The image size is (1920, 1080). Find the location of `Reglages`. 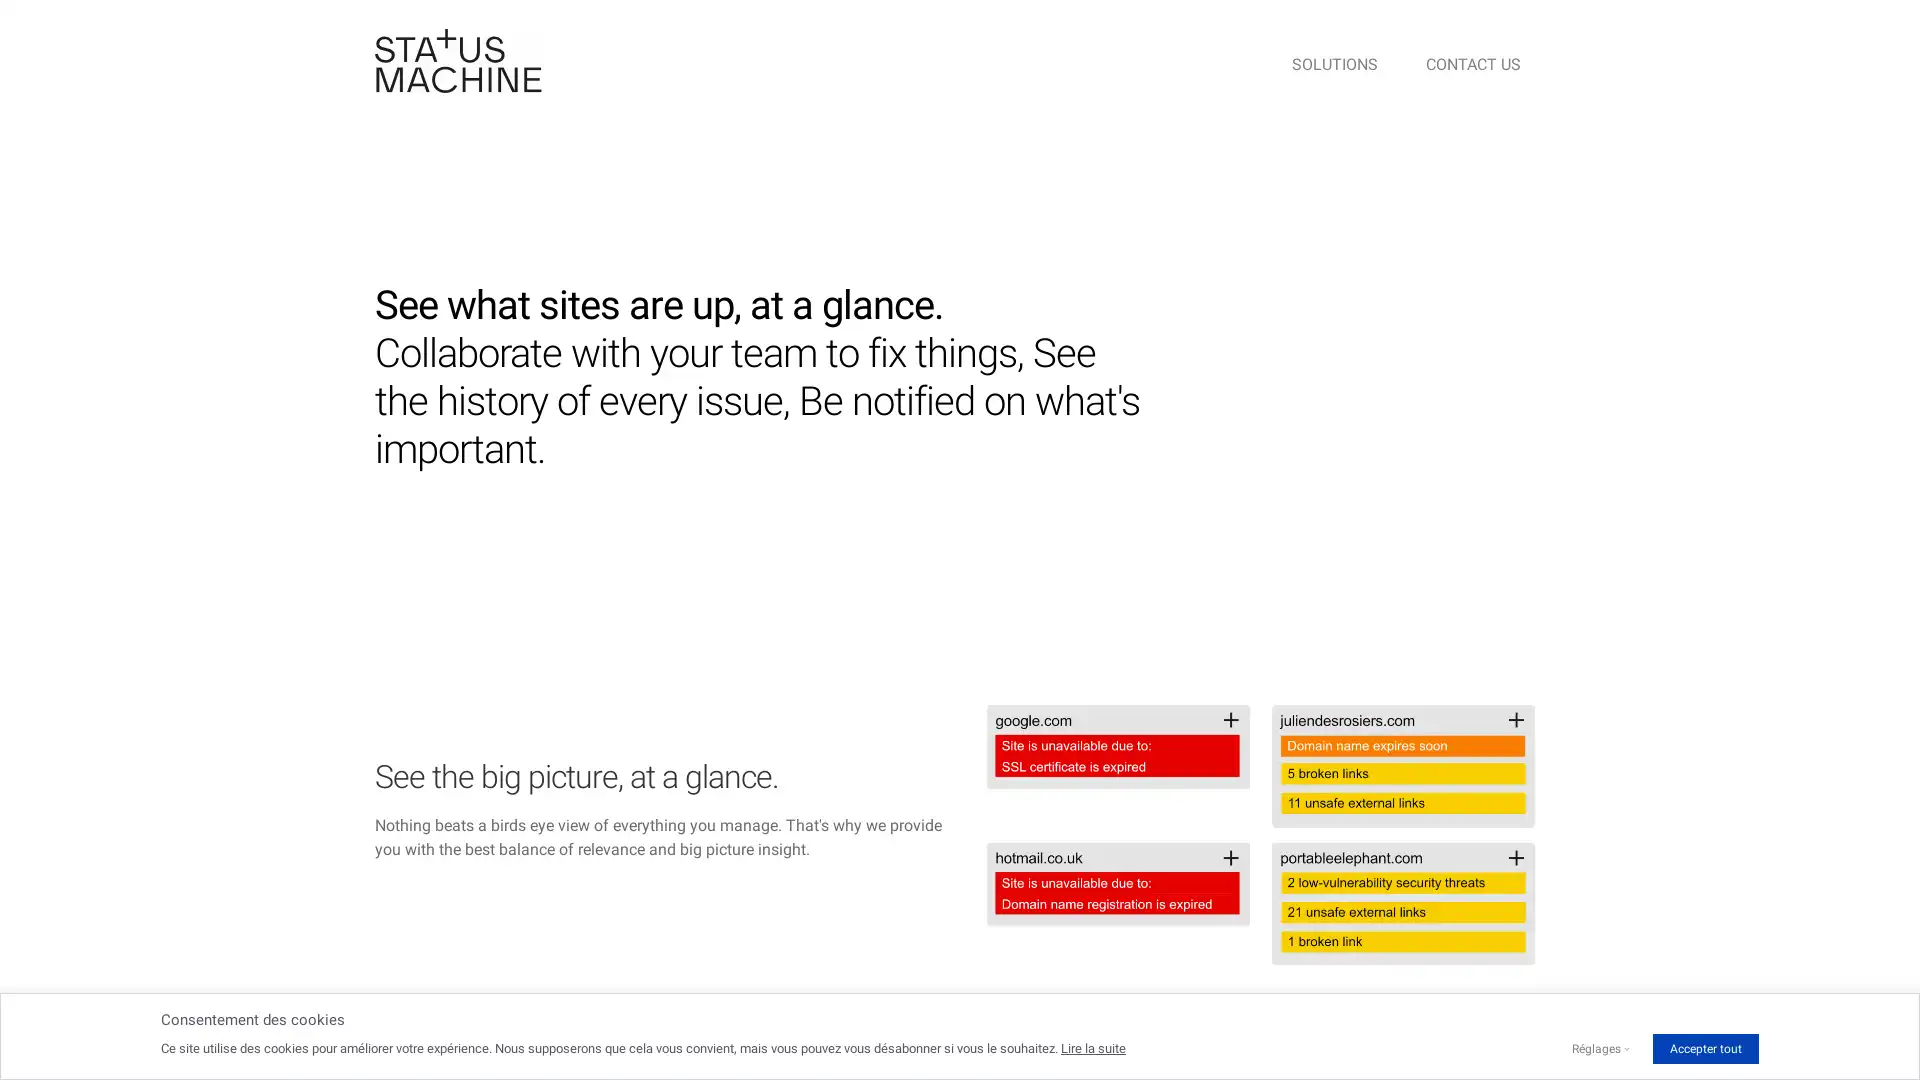

Reglages is located at coordinates (1595, 1048).